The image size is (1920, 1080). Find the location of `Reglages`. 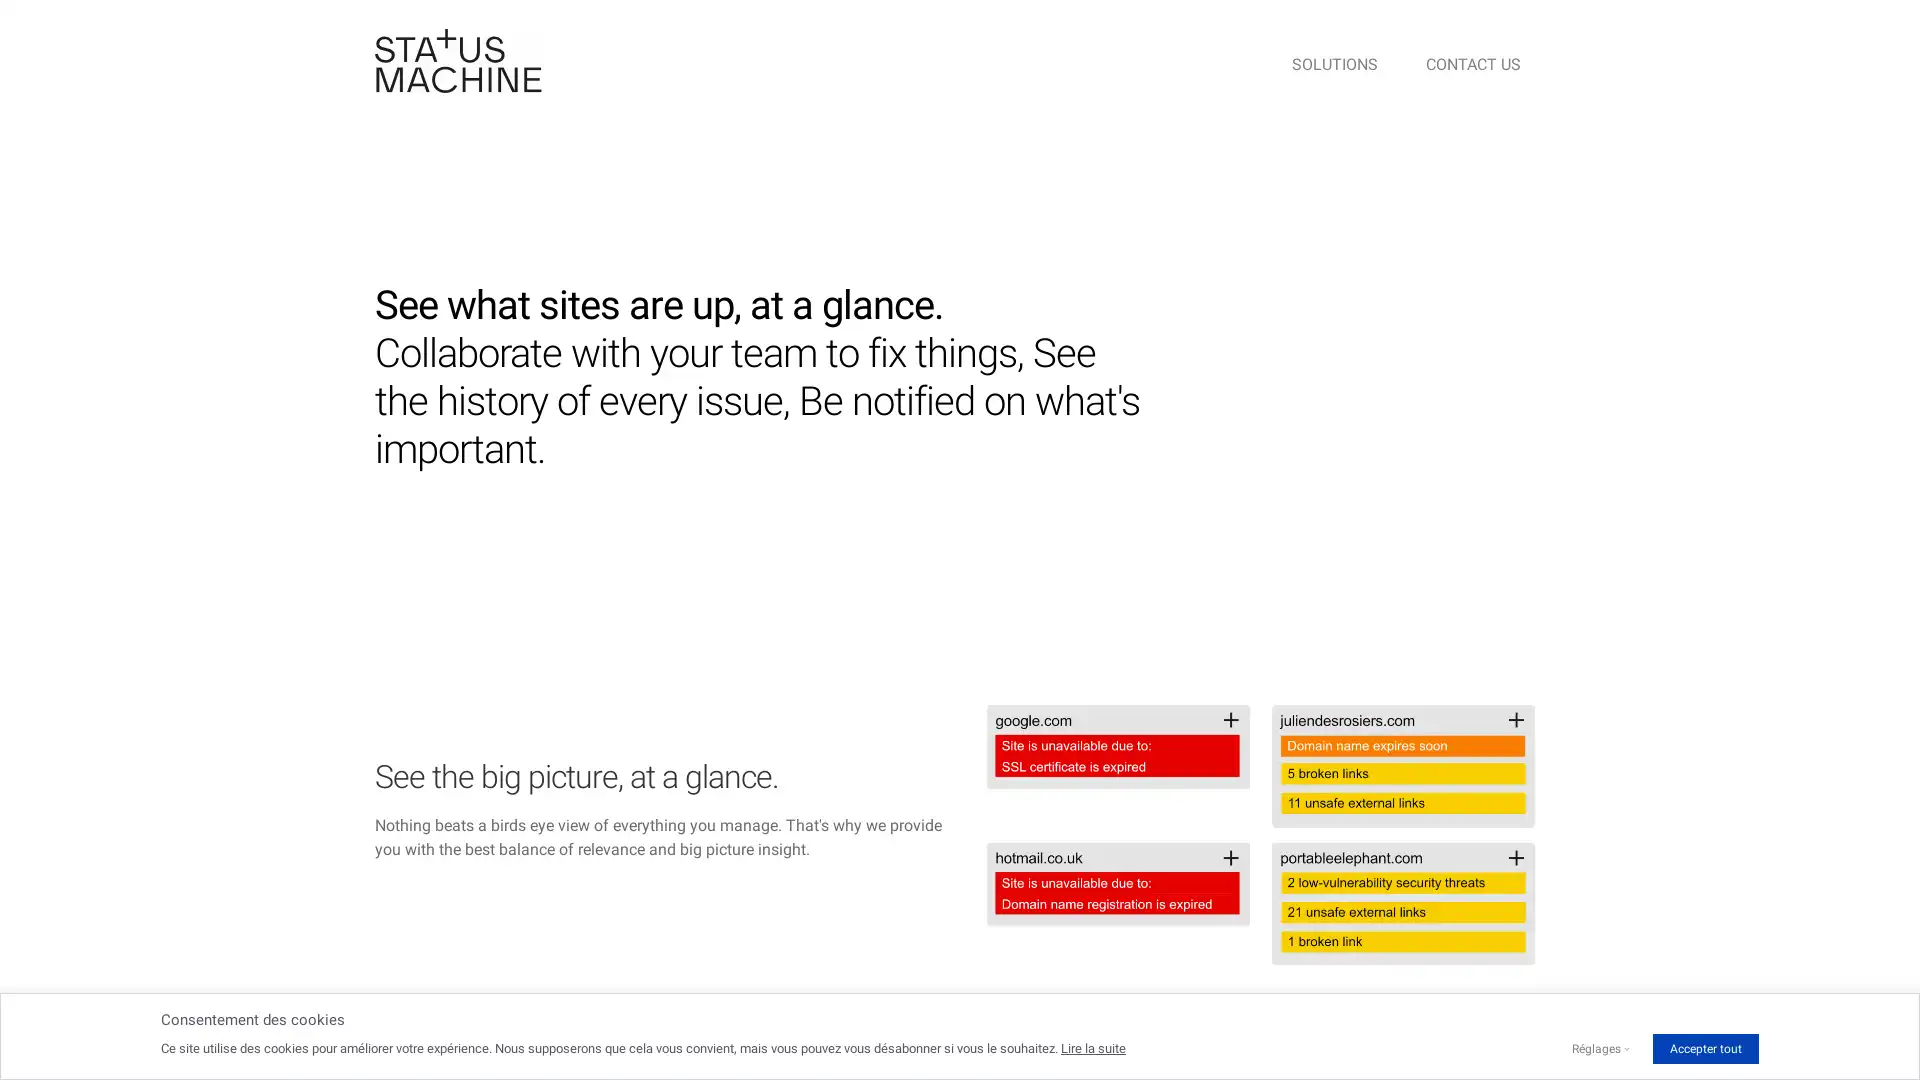

Reglages is located at coordinates (1595, 1048).